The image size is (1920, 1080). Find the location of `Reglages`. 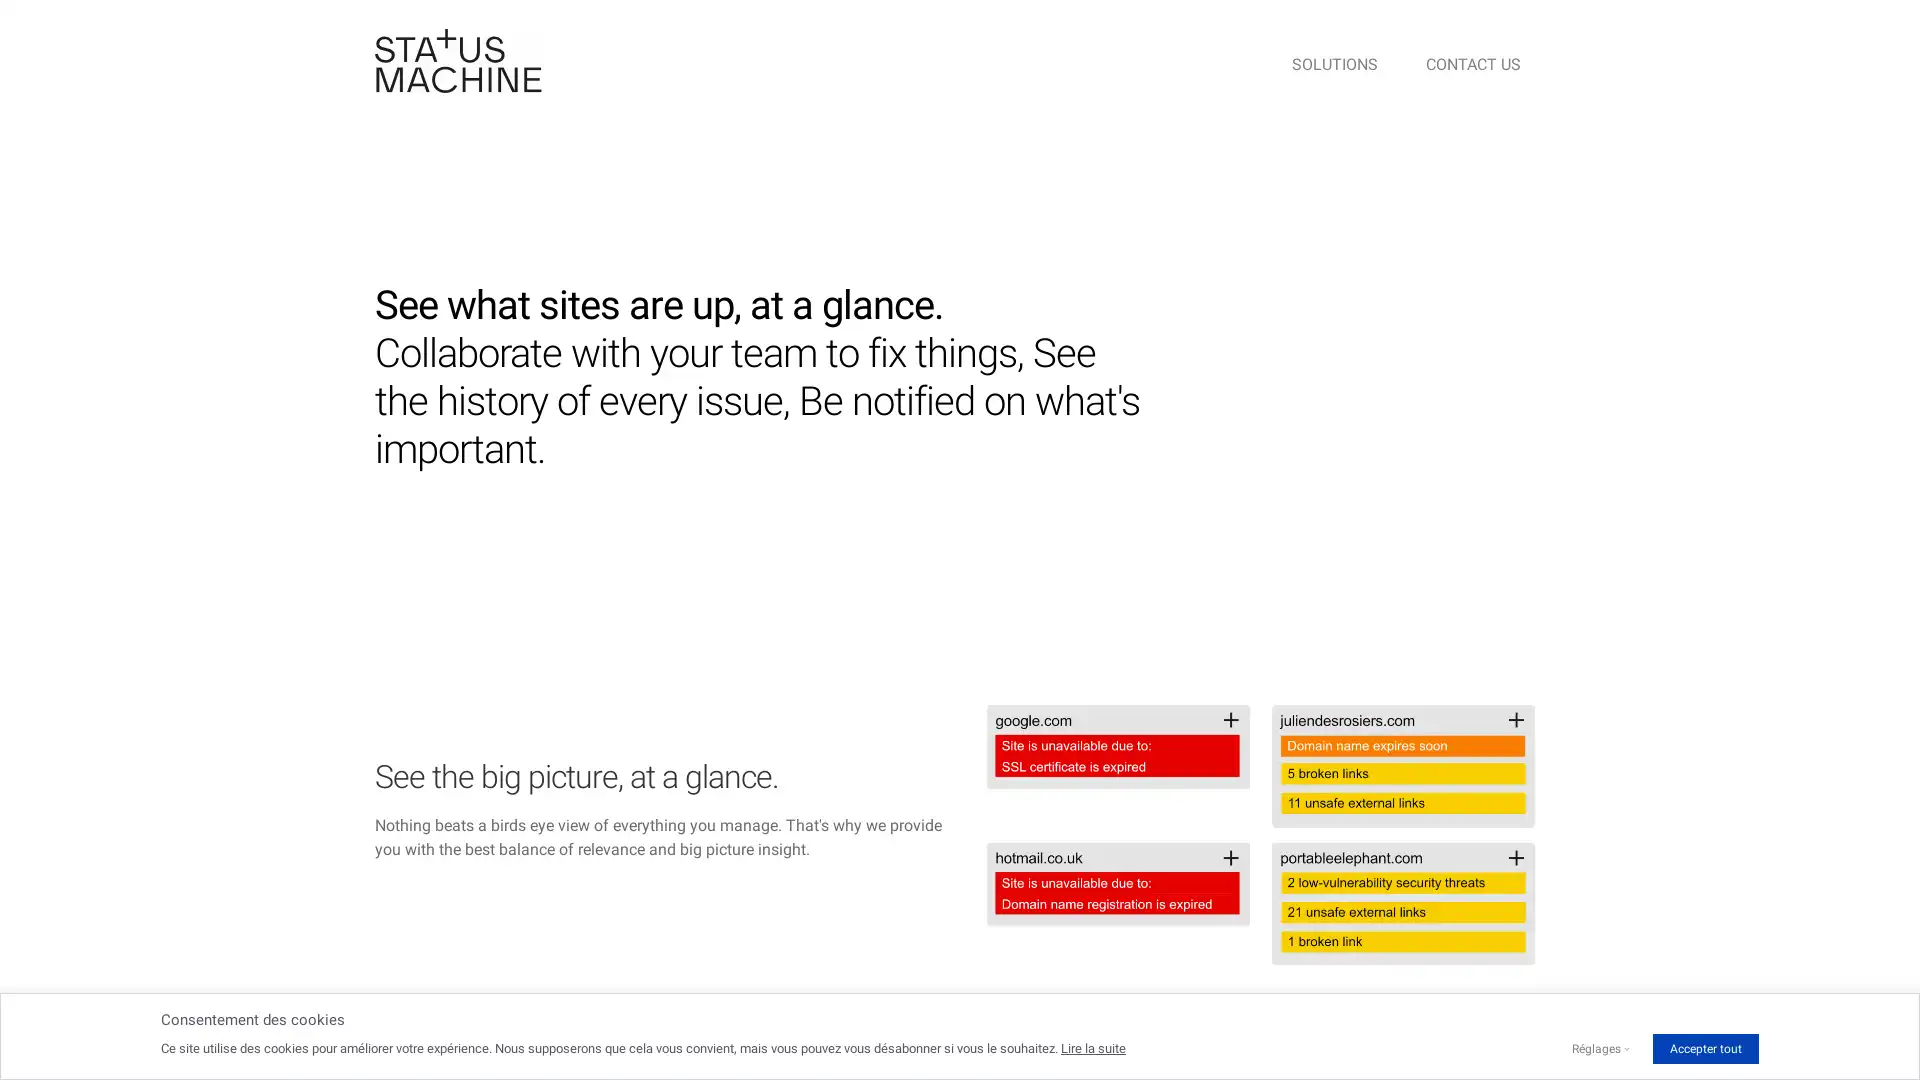

Reglages is located at coordinates (1595, 1048).